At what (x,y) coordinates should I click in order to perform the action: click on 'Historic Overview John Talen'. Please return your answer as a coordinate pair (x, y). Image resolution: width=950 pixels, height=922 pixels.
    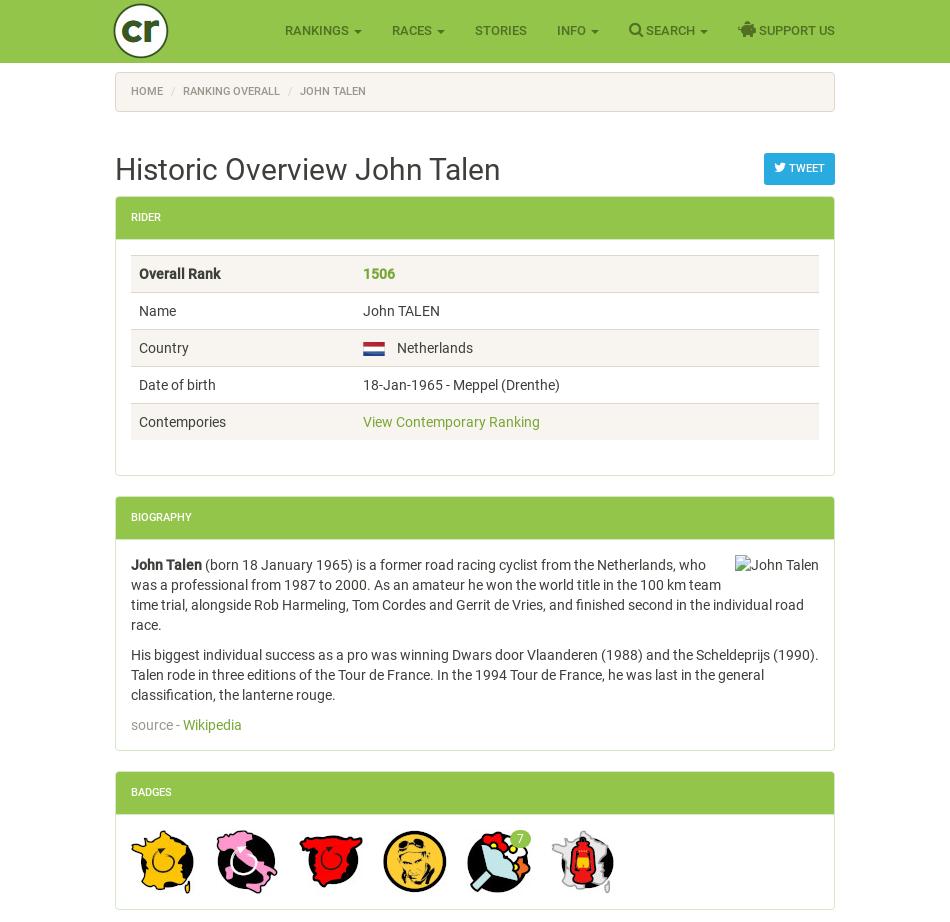
    Looking at the image, I should click on (306, 169).